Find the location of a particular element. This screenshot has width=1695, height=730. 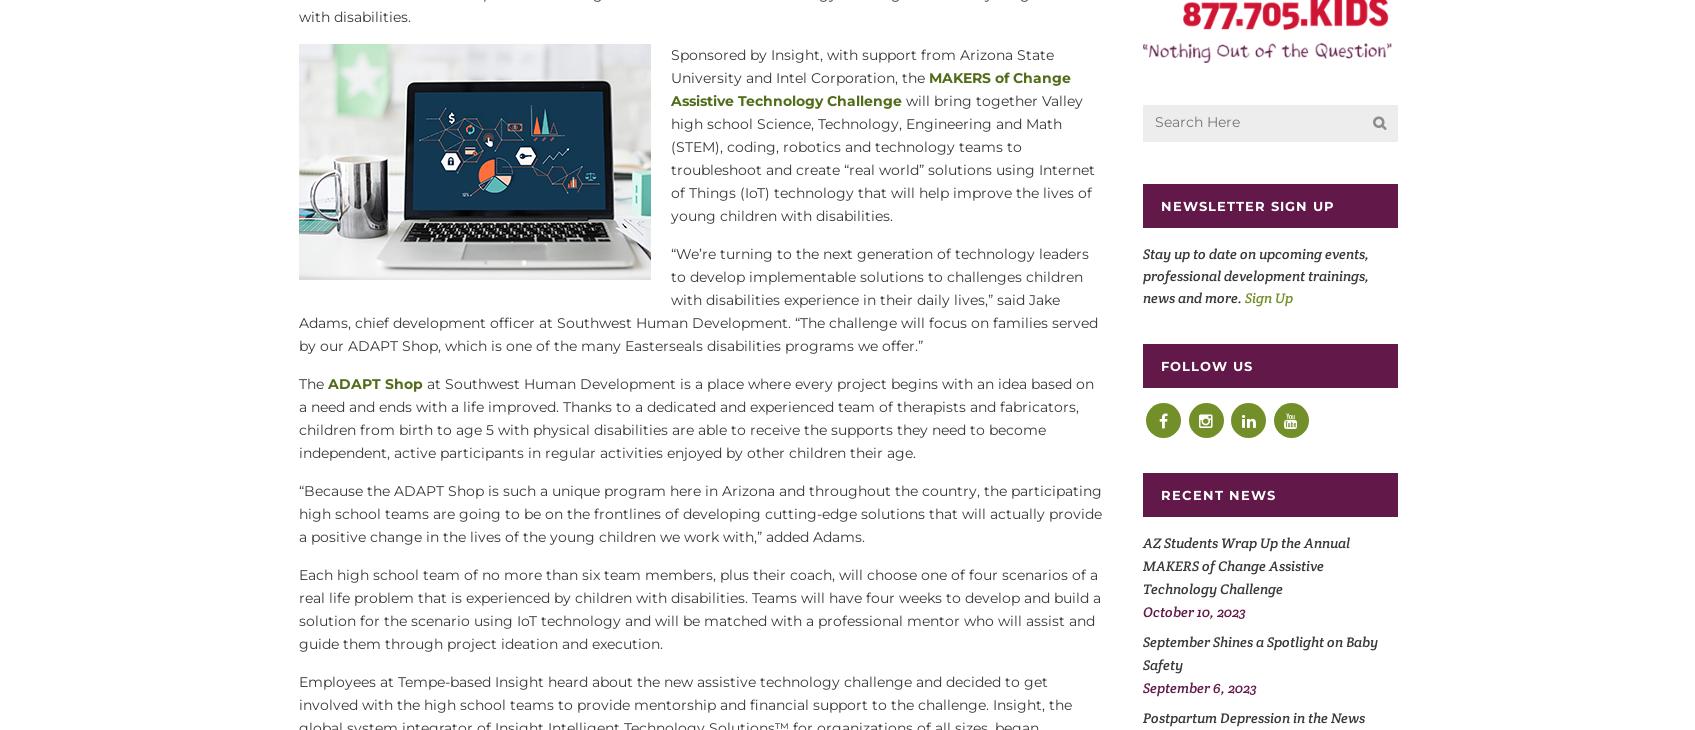

'“Because the ADAPT Shop is such a unique program here in Arizona and throughout the country, the participating high school teams are going to be on the frontlines of developing cutting-edge solutions that will actually provide a positive change in the lives of the young children we work with,” added Adams.' is located at coordinates (699, 512).